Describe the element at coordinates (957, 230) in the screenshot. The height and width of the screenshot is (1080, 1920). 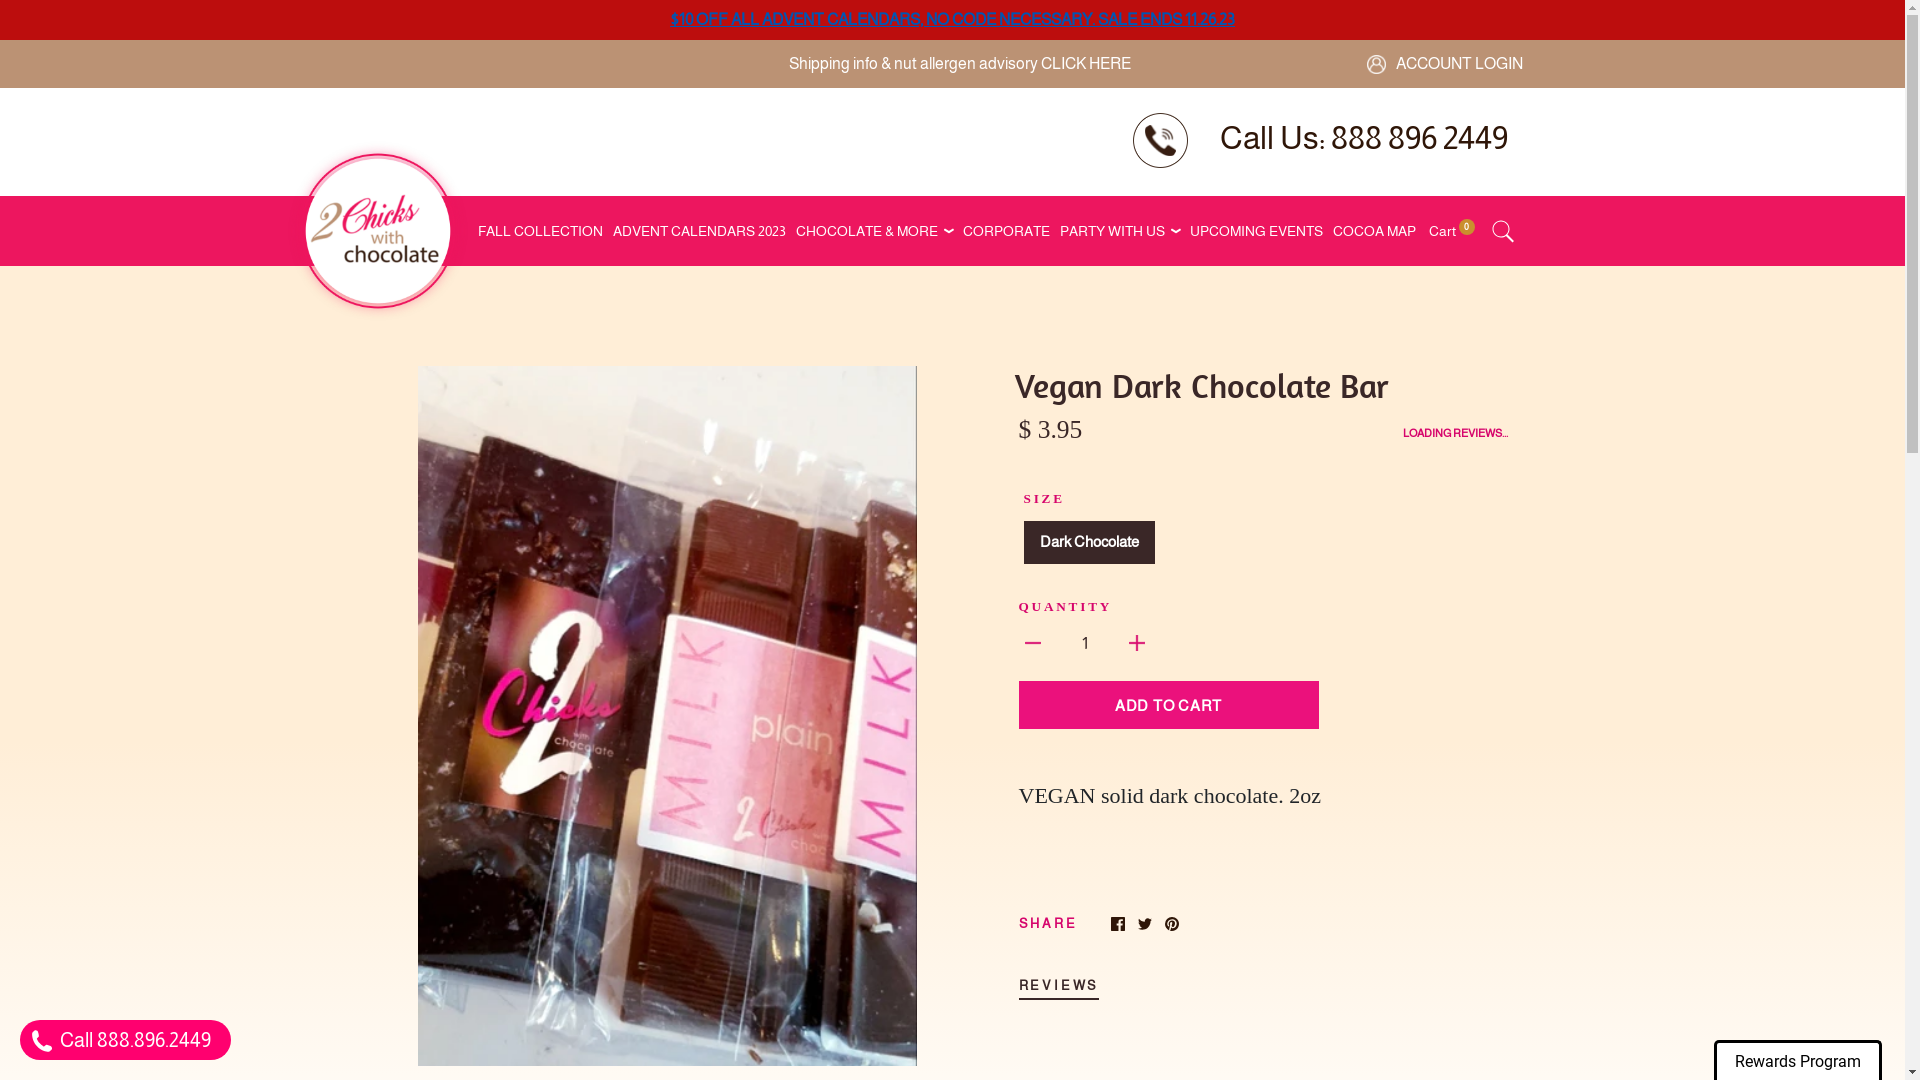
I see `'CORPORATE'` at that location.